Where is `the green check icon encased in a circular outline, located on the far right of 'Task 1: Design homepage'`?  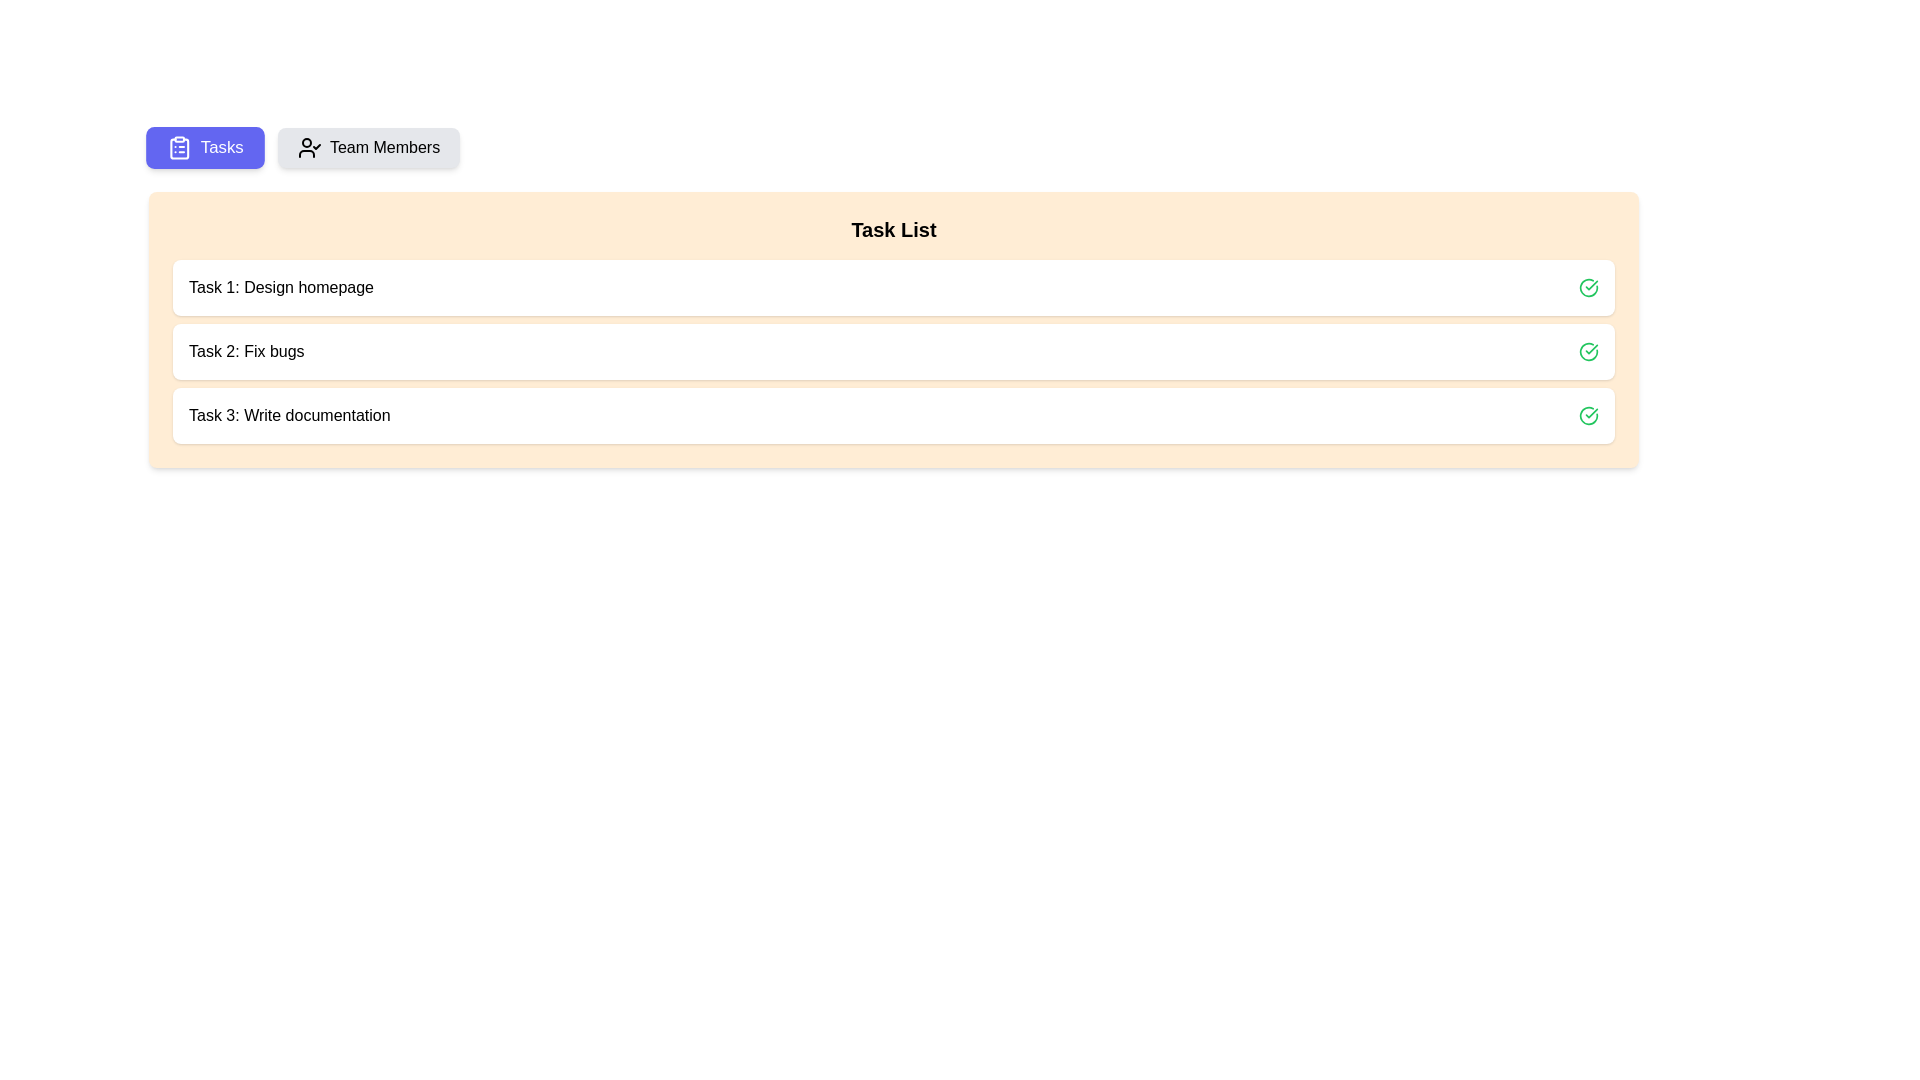
the green check icon encased in a circular outline, located on the far right of 'Task 1: Design homepage' is located at coordinates (1587, 288).